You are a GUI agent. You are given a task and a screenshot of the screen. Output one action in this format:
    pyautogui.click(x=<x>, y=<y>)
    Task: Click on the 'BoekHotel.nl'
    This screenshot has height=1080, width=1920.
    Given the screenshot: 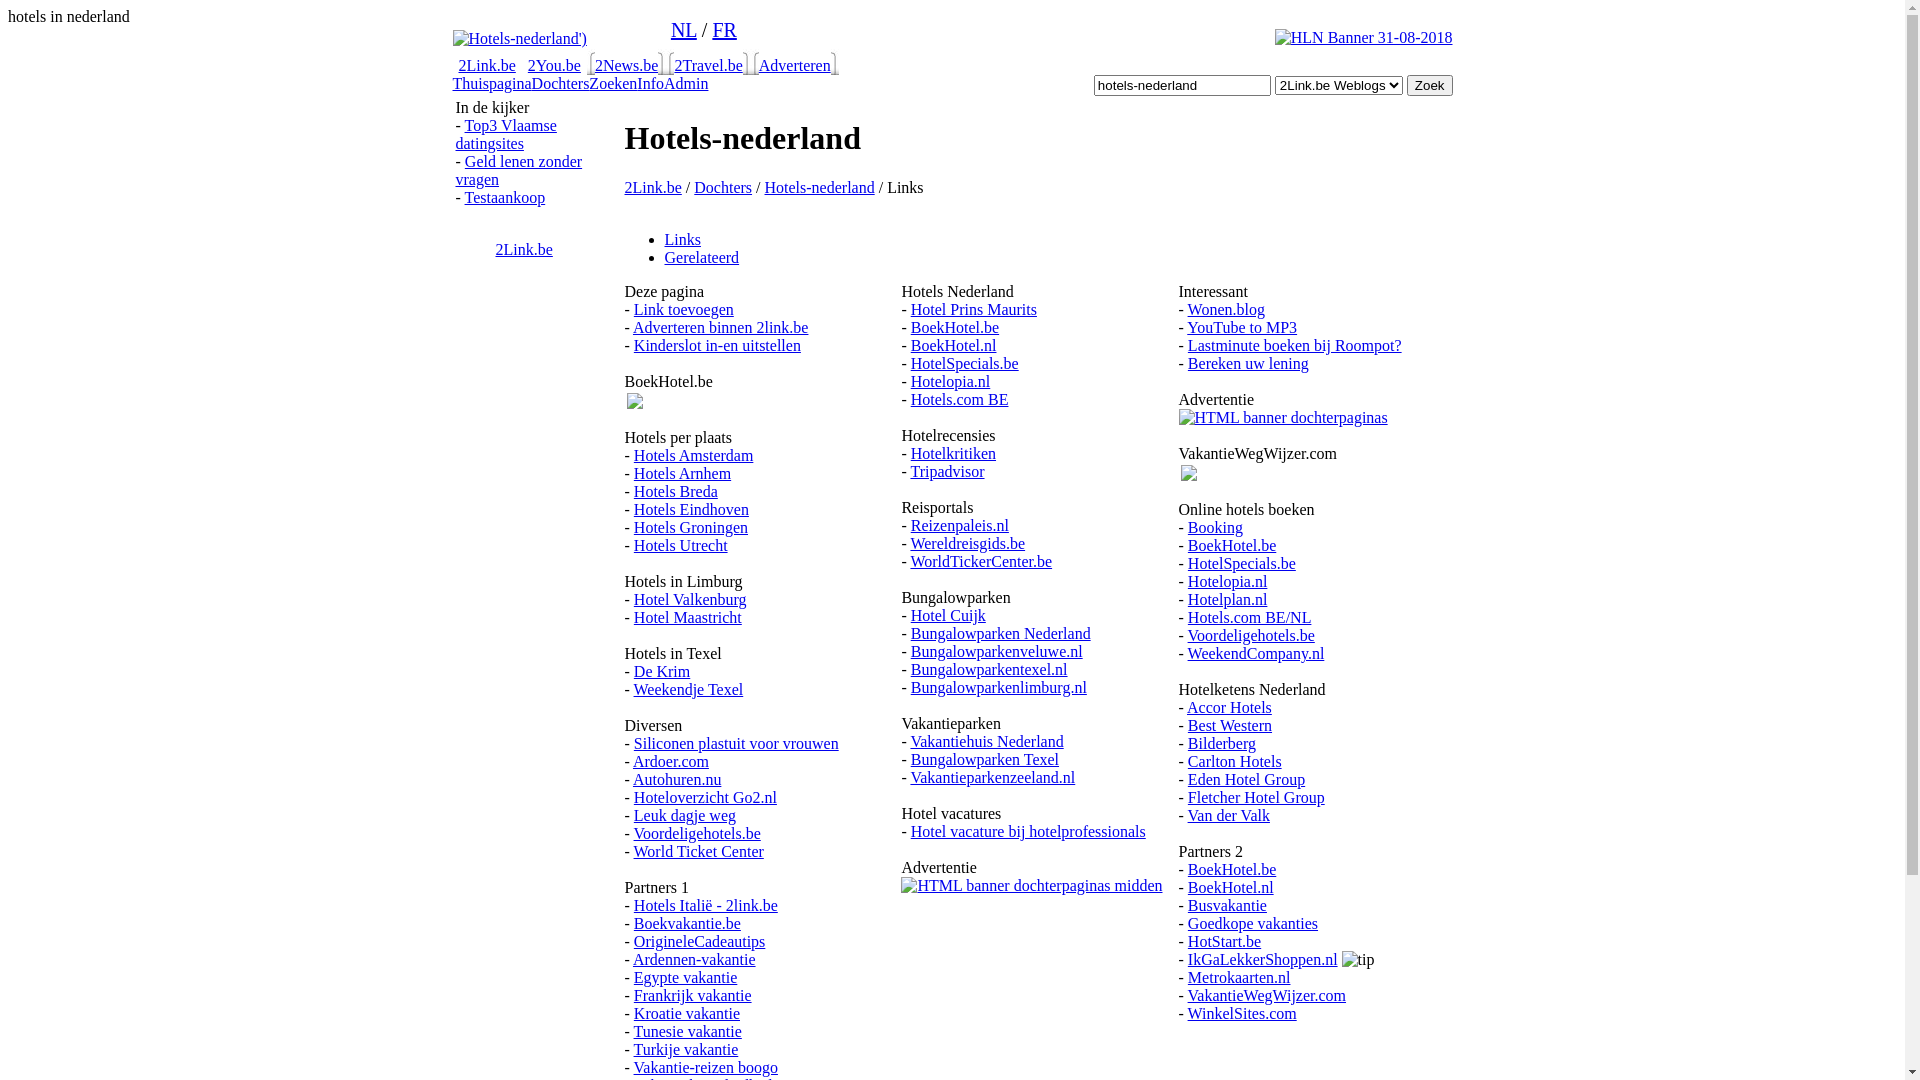 What is the action you would take?
    pyautogui.click(x=953, y=344)
    